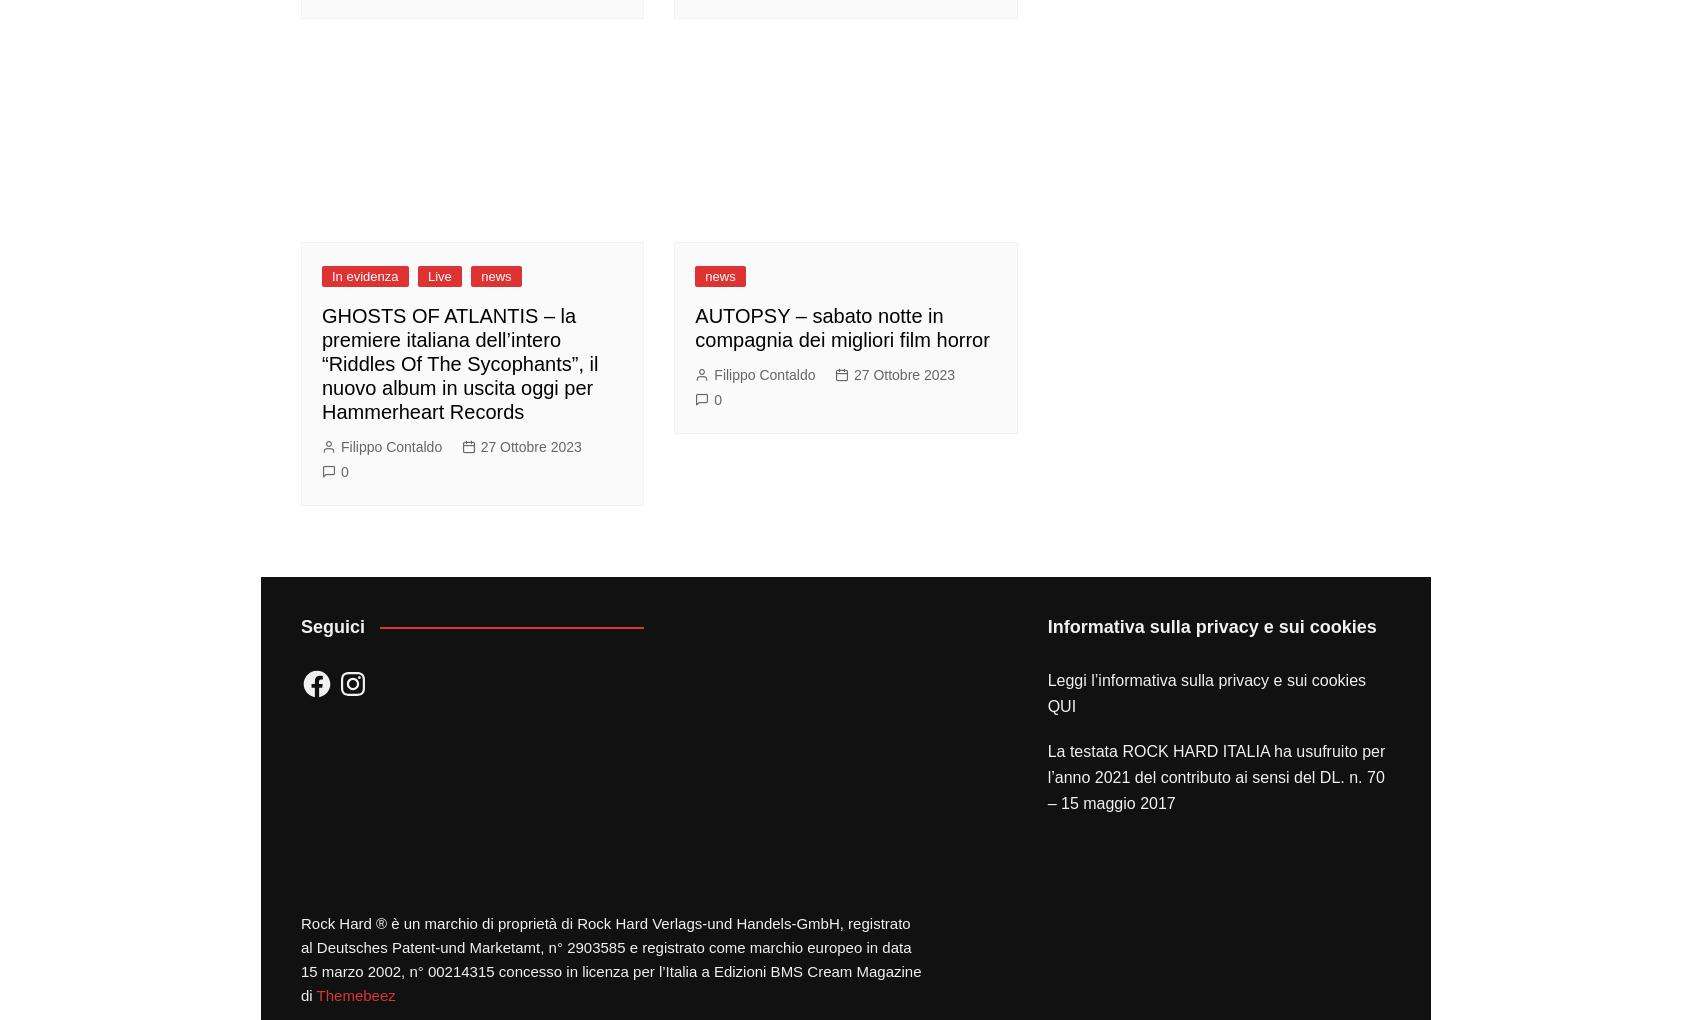 The width and height of the screenshot is (1692, 1020). Describe the element at coordinates (1216, 776) in the screenshot. I see `'La testata ROCK HARD ITALIA ha usufruito per l’anno 2021 del contributo ai sensi del DL. n. 70 – 15 maggio 2017'` at that location.